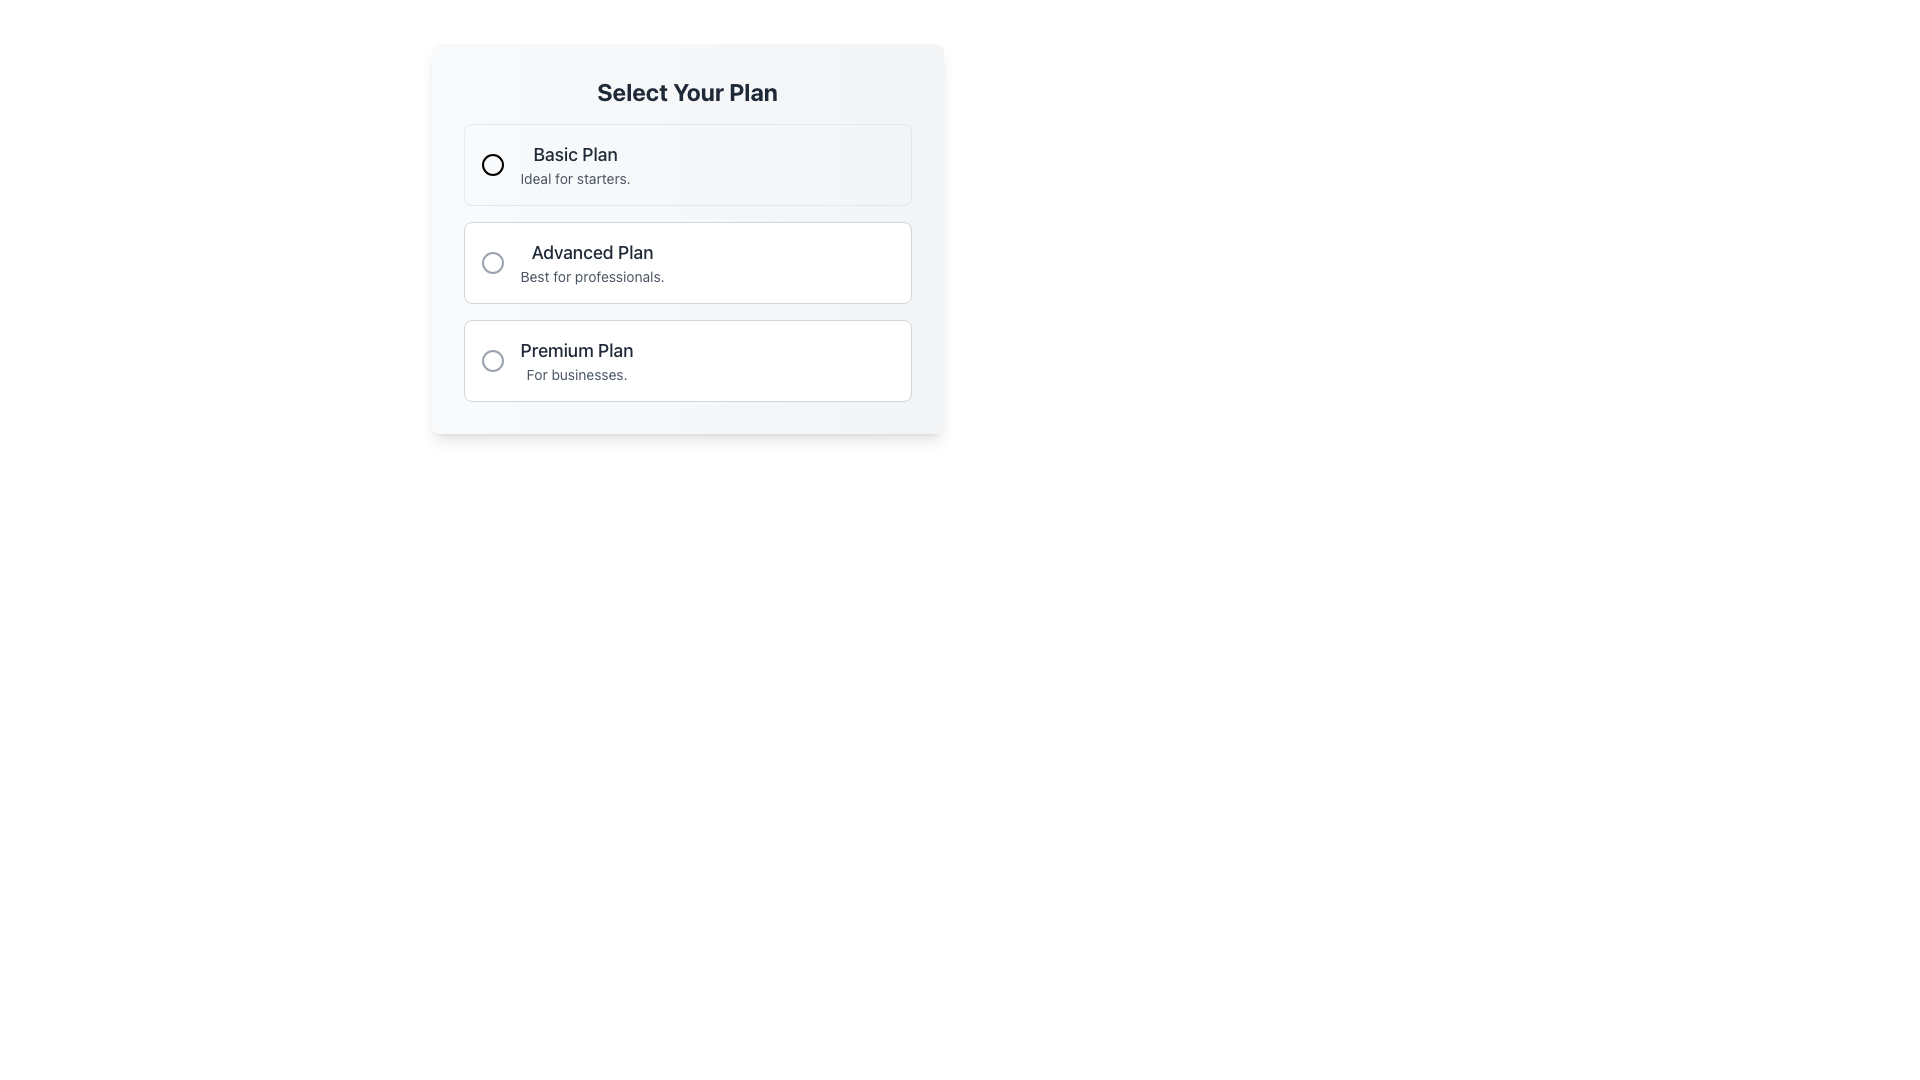 This screenshot has width=1920, height=1080. Describe the element at coordinates (591, 277) in the screenshot. I see `the static text that describes the 'Advanced Plan', located directly beneath the 'Advanced Plan' heading in the second option block of the vertically aligned list of plans` at that location.